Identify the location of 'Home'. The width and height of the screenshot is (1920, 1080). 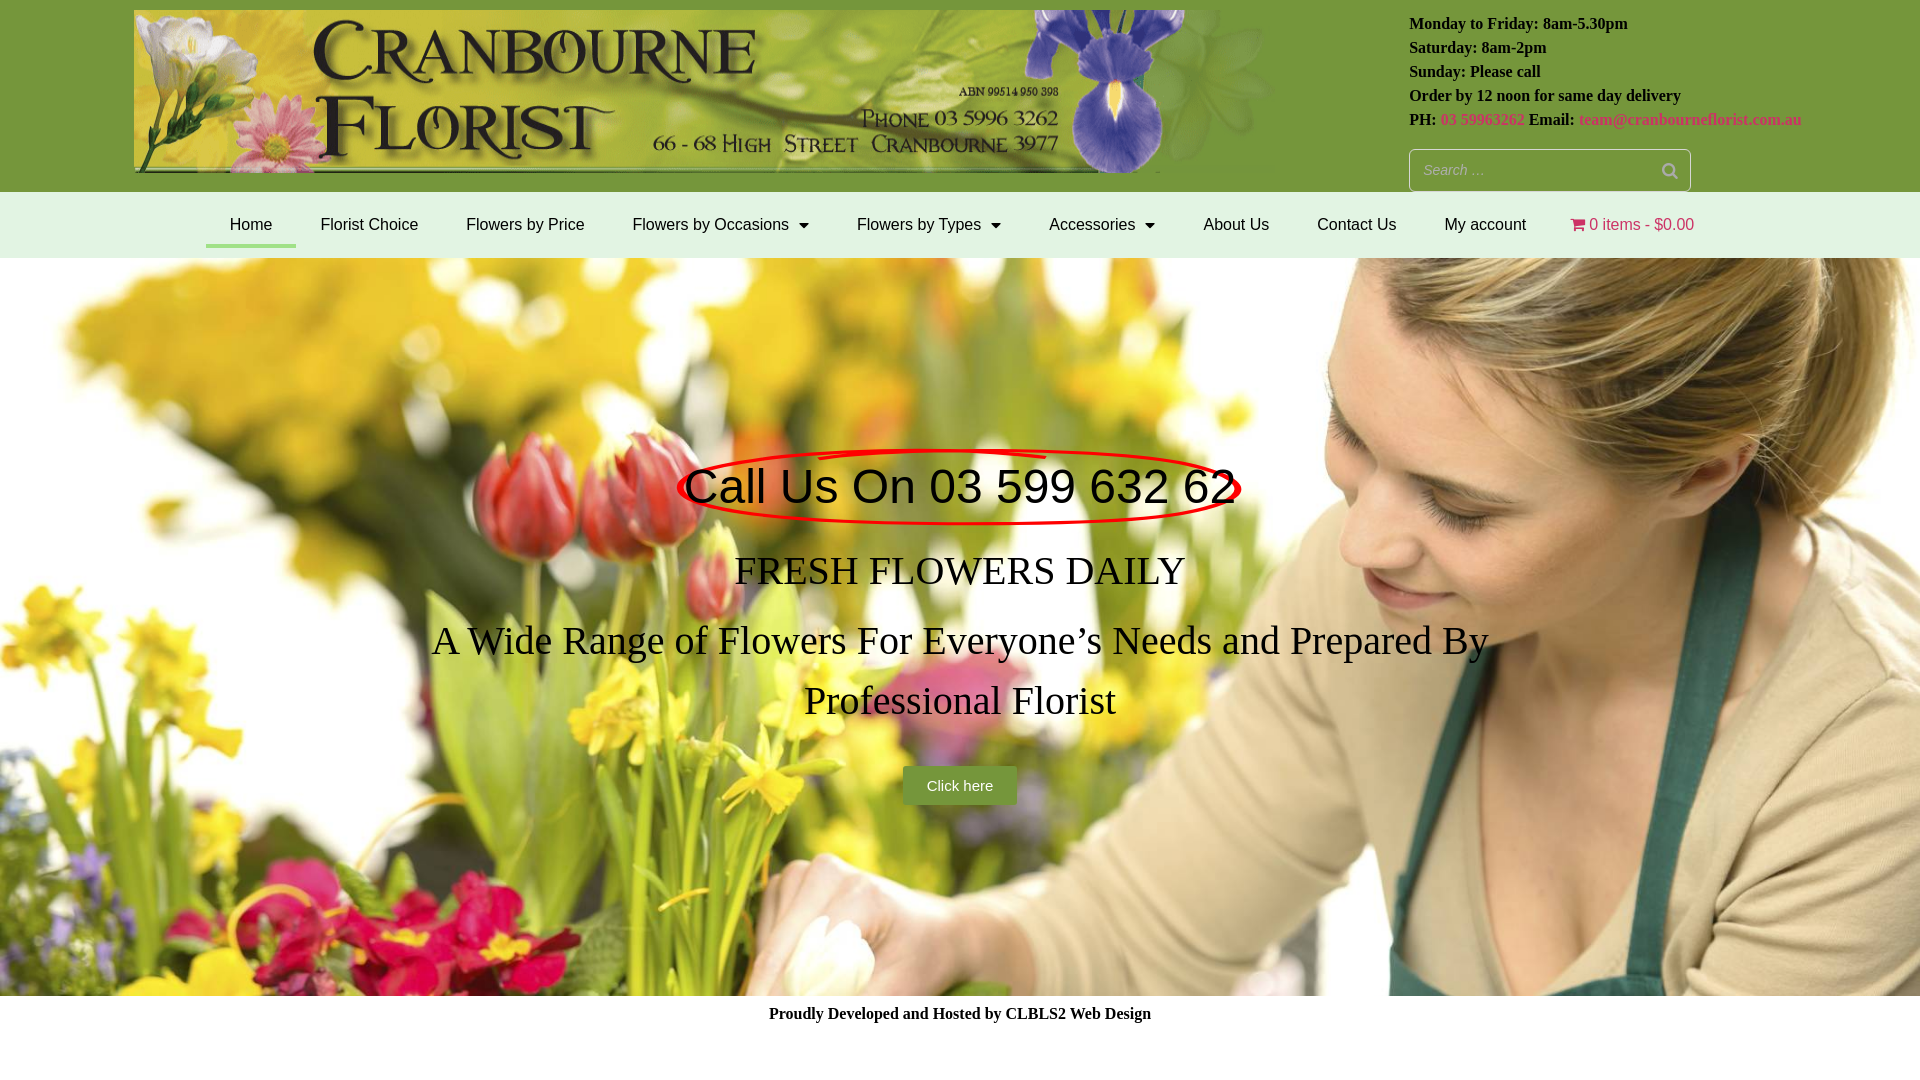
(250, 224).